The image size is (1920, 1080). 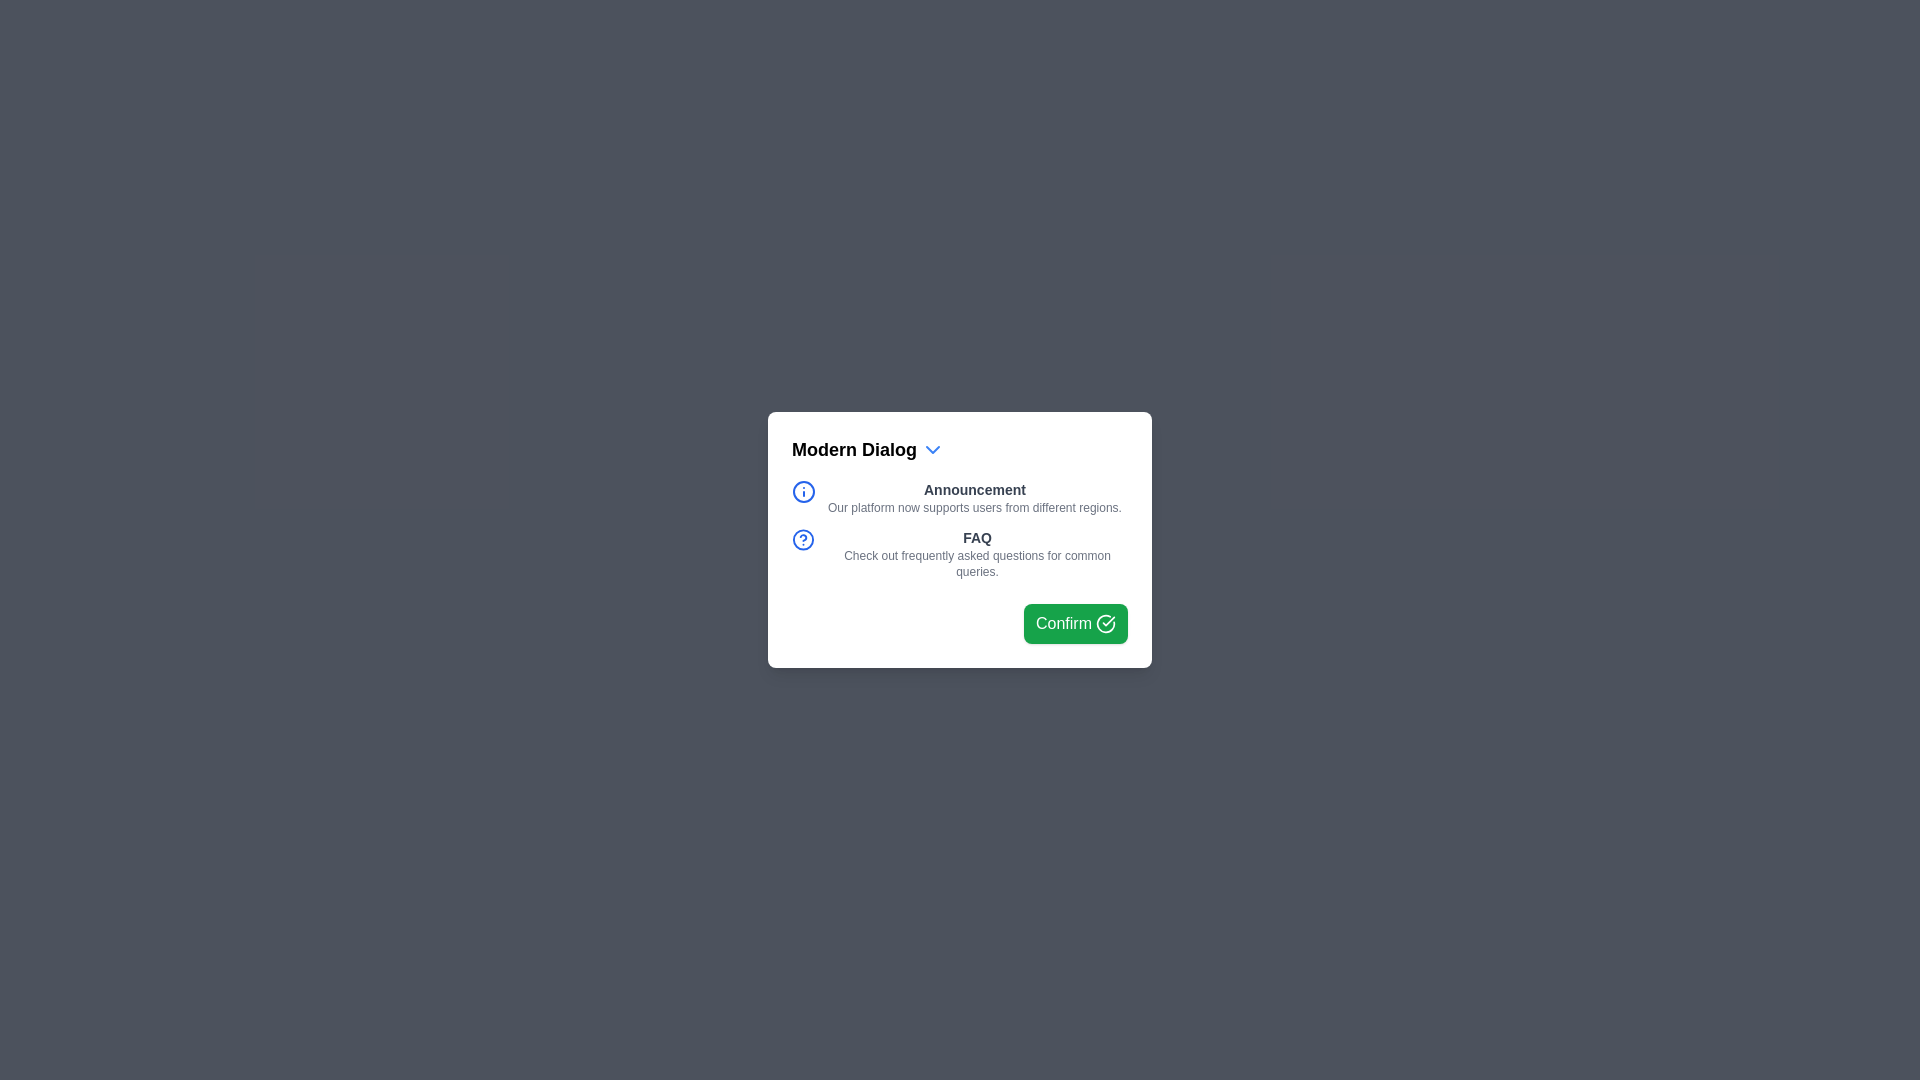 I want to click on the confirm button to close the dialog, so click(x=1074, y=623).